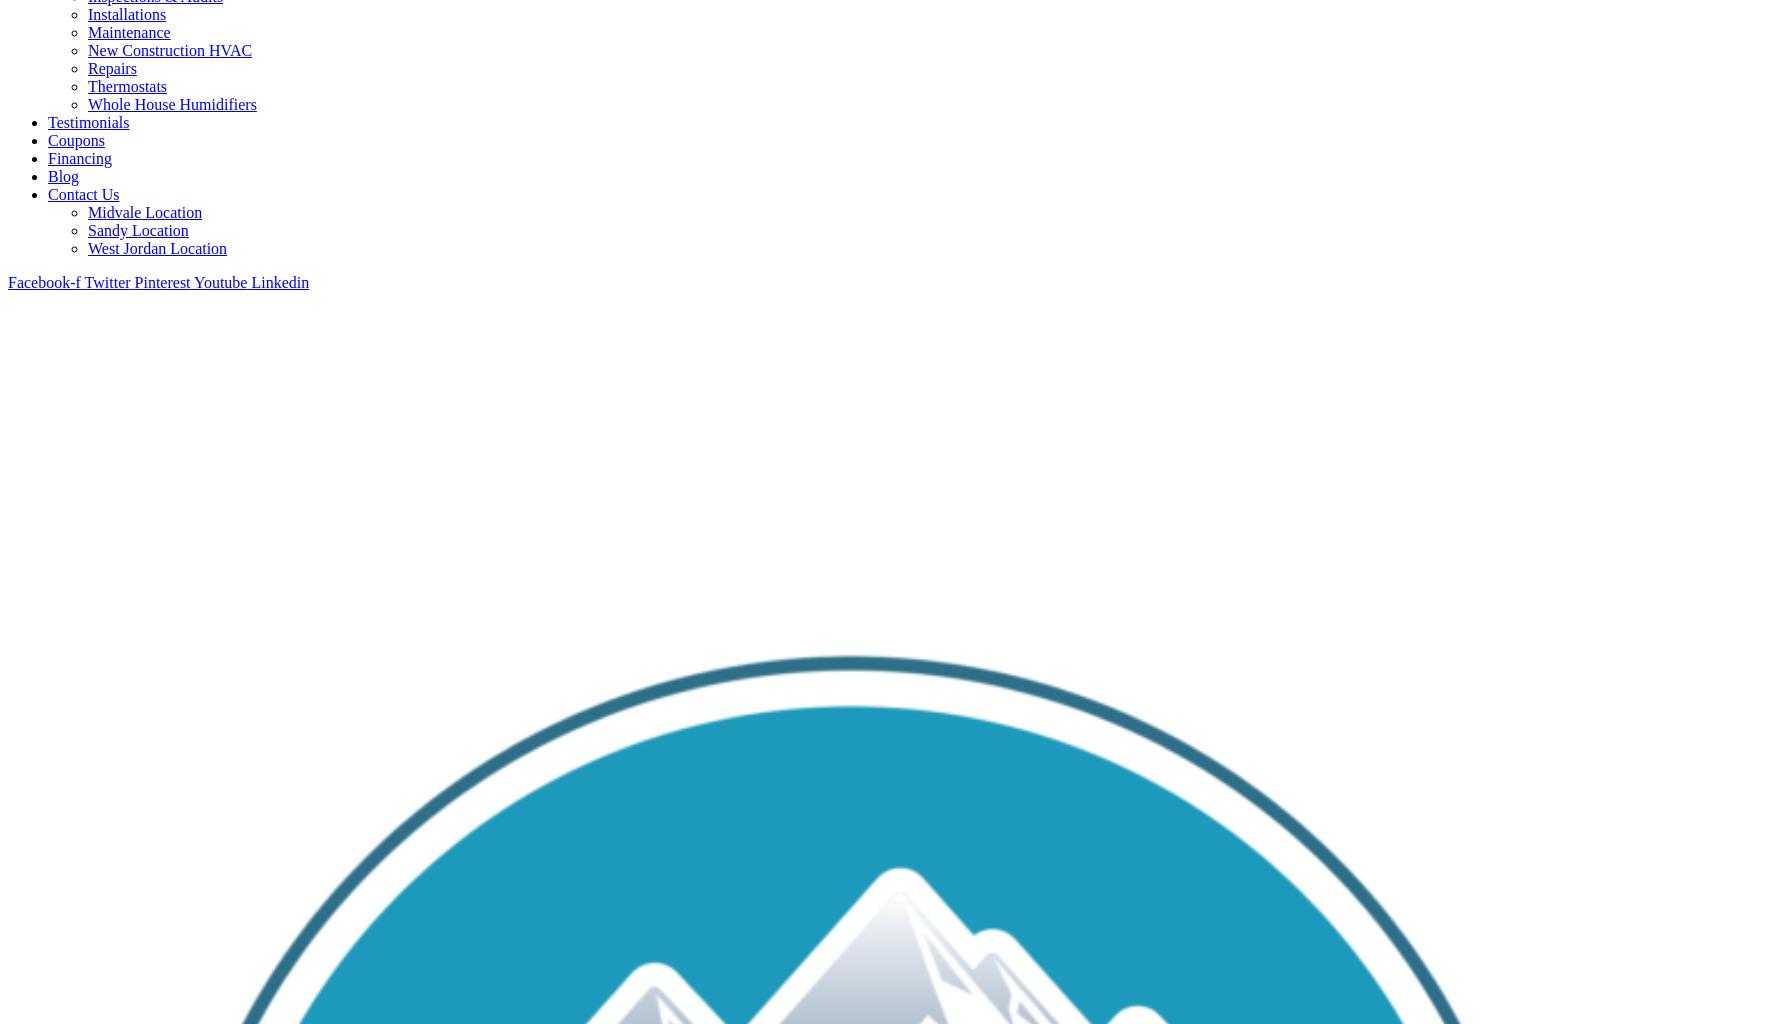  What do you see at coordinates (172, 103) in the screenshot?
I see `'Whole House Humidifiers'` at bounding box center [172, 103].